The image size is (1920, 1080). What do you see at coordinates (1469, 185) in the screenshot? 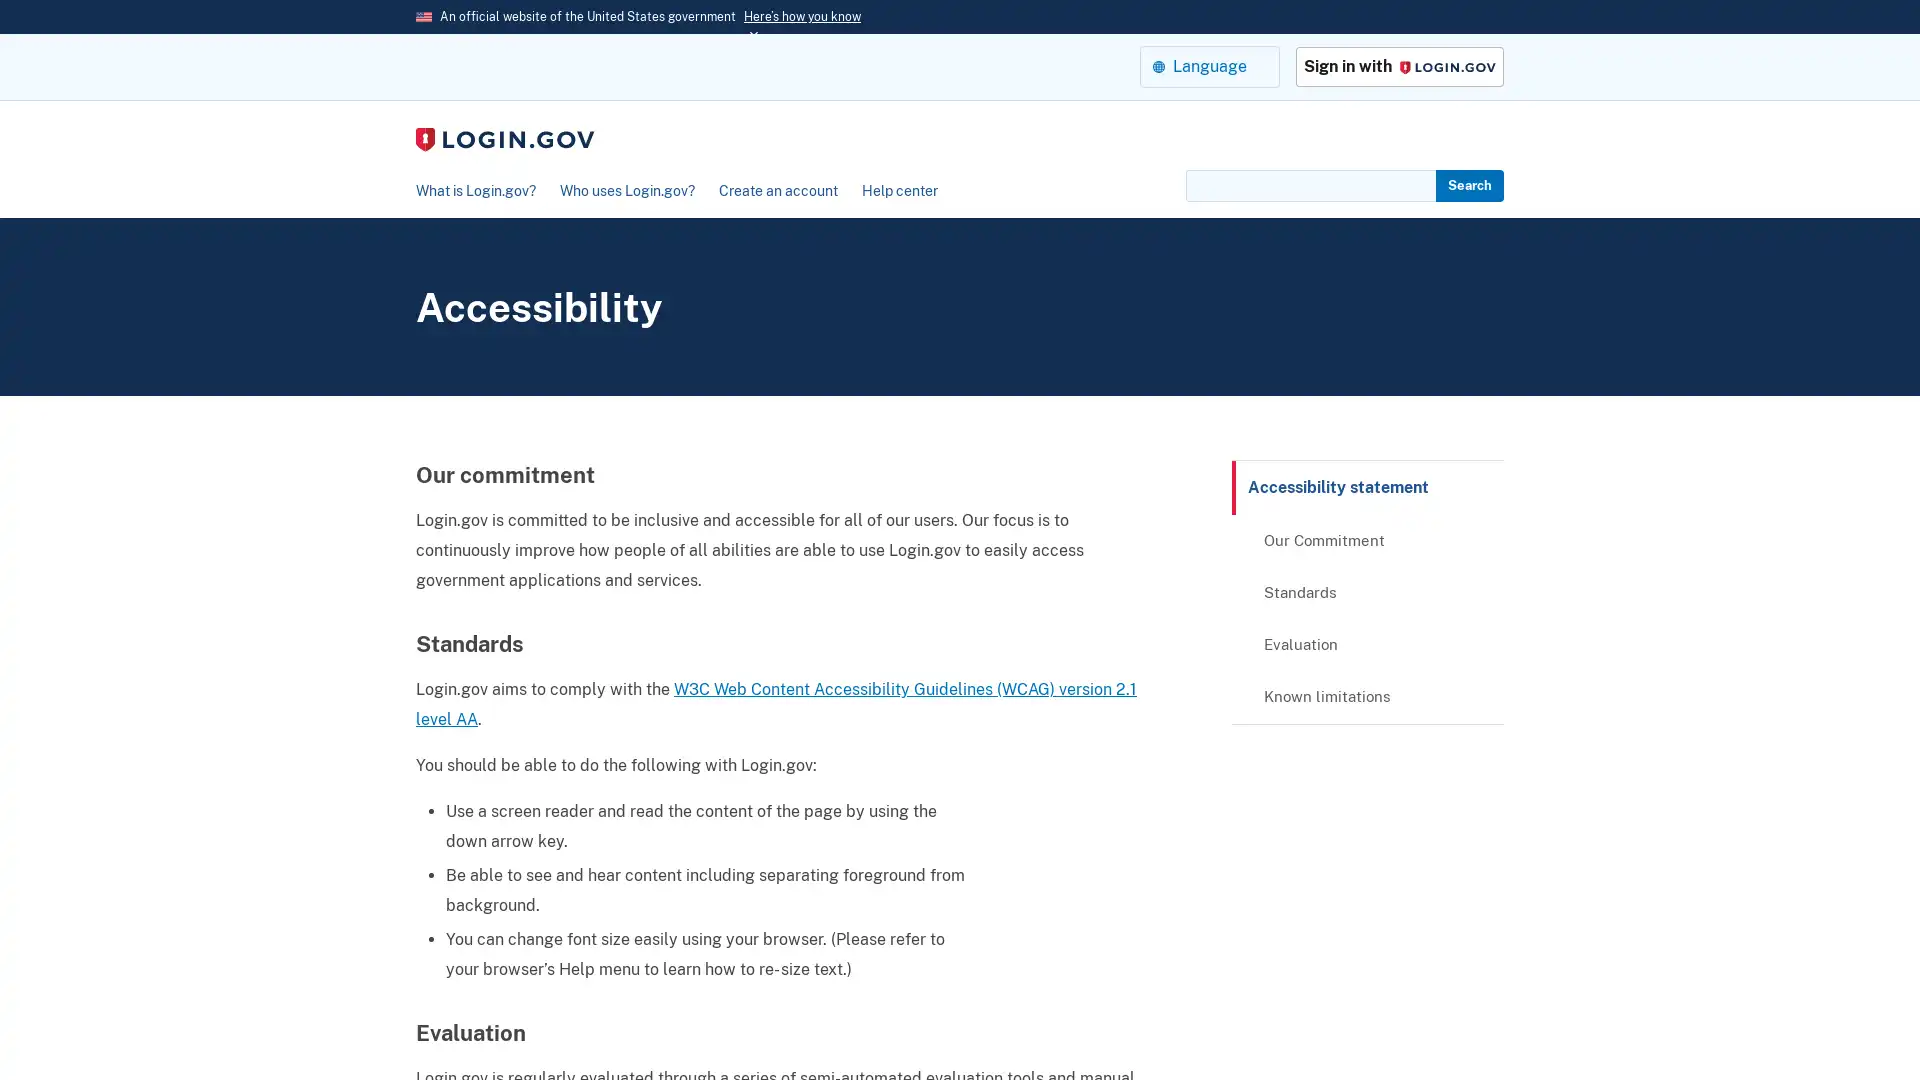
I see `Search` at bounding box center [1469, 185].